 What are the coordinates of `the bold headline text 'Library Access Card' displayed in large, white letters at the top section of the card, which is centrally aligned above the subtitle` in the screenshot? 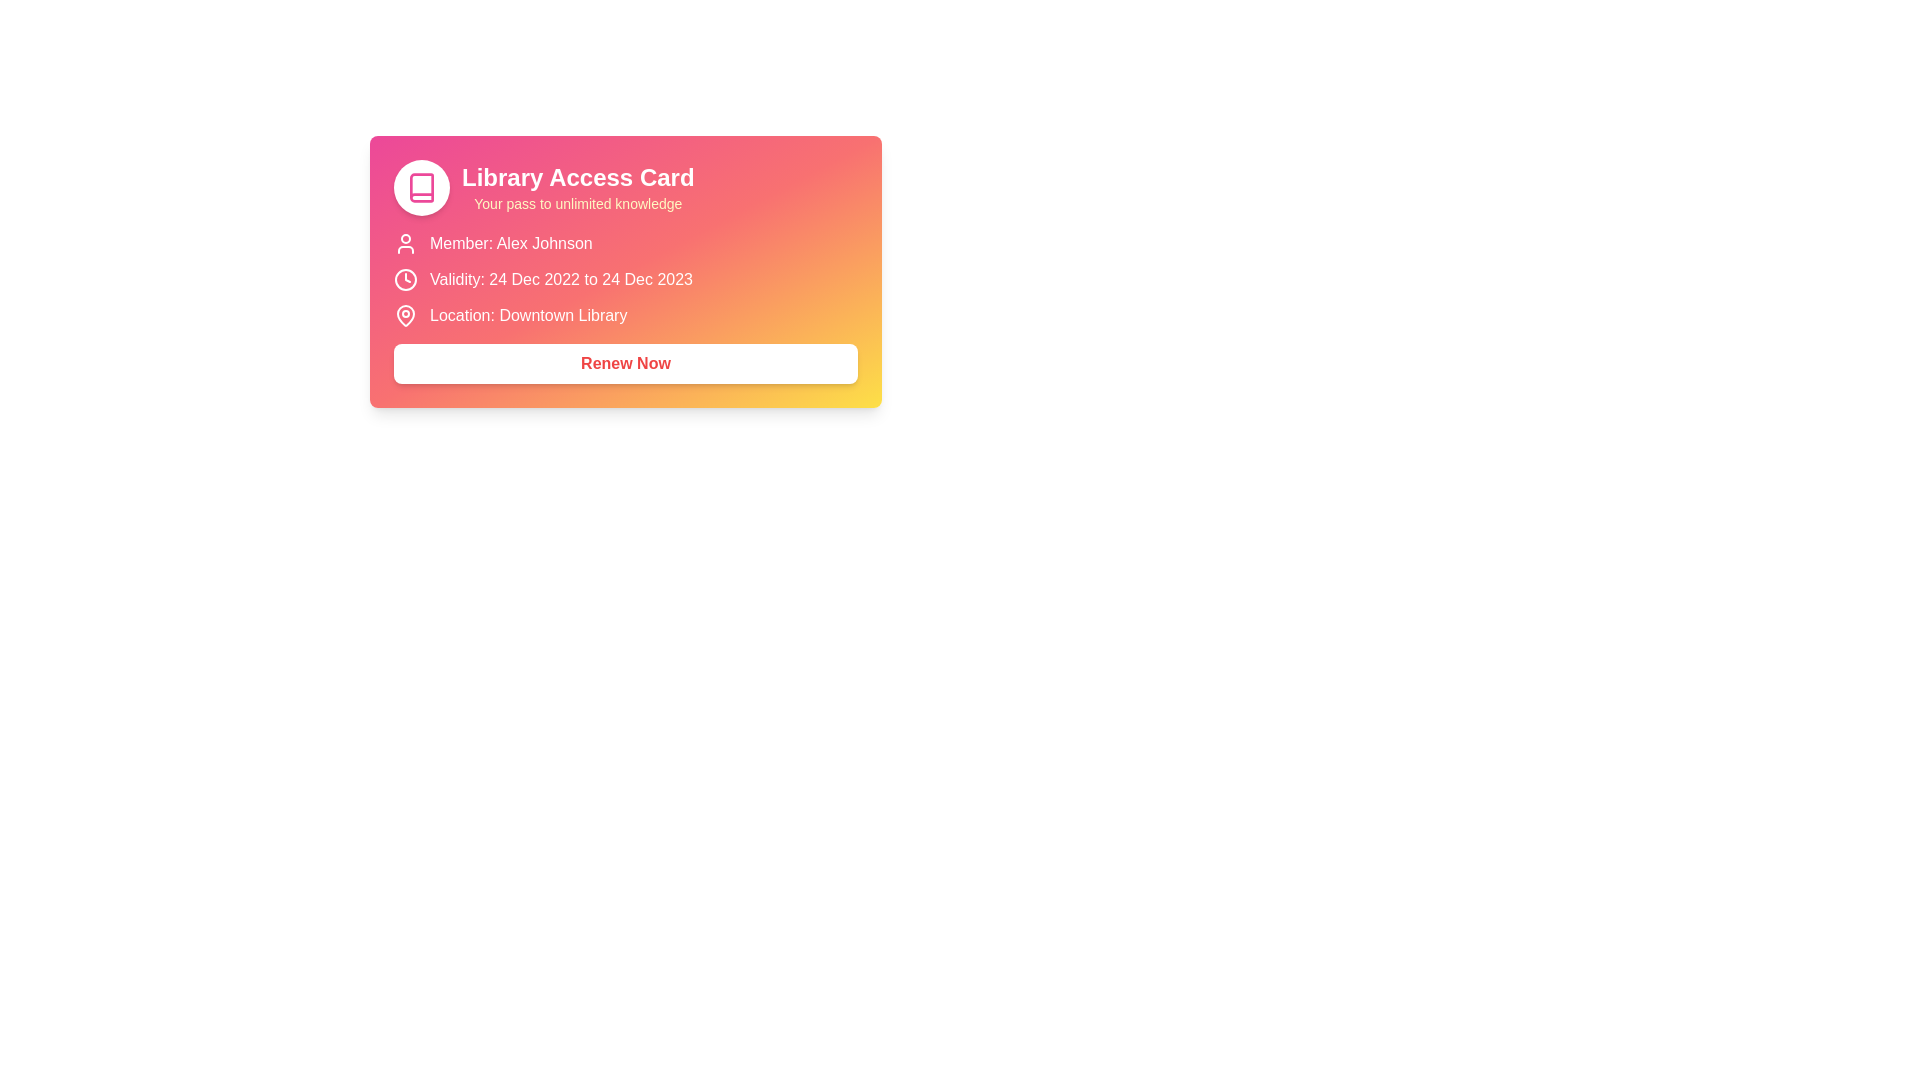 It's located at (577, 176).